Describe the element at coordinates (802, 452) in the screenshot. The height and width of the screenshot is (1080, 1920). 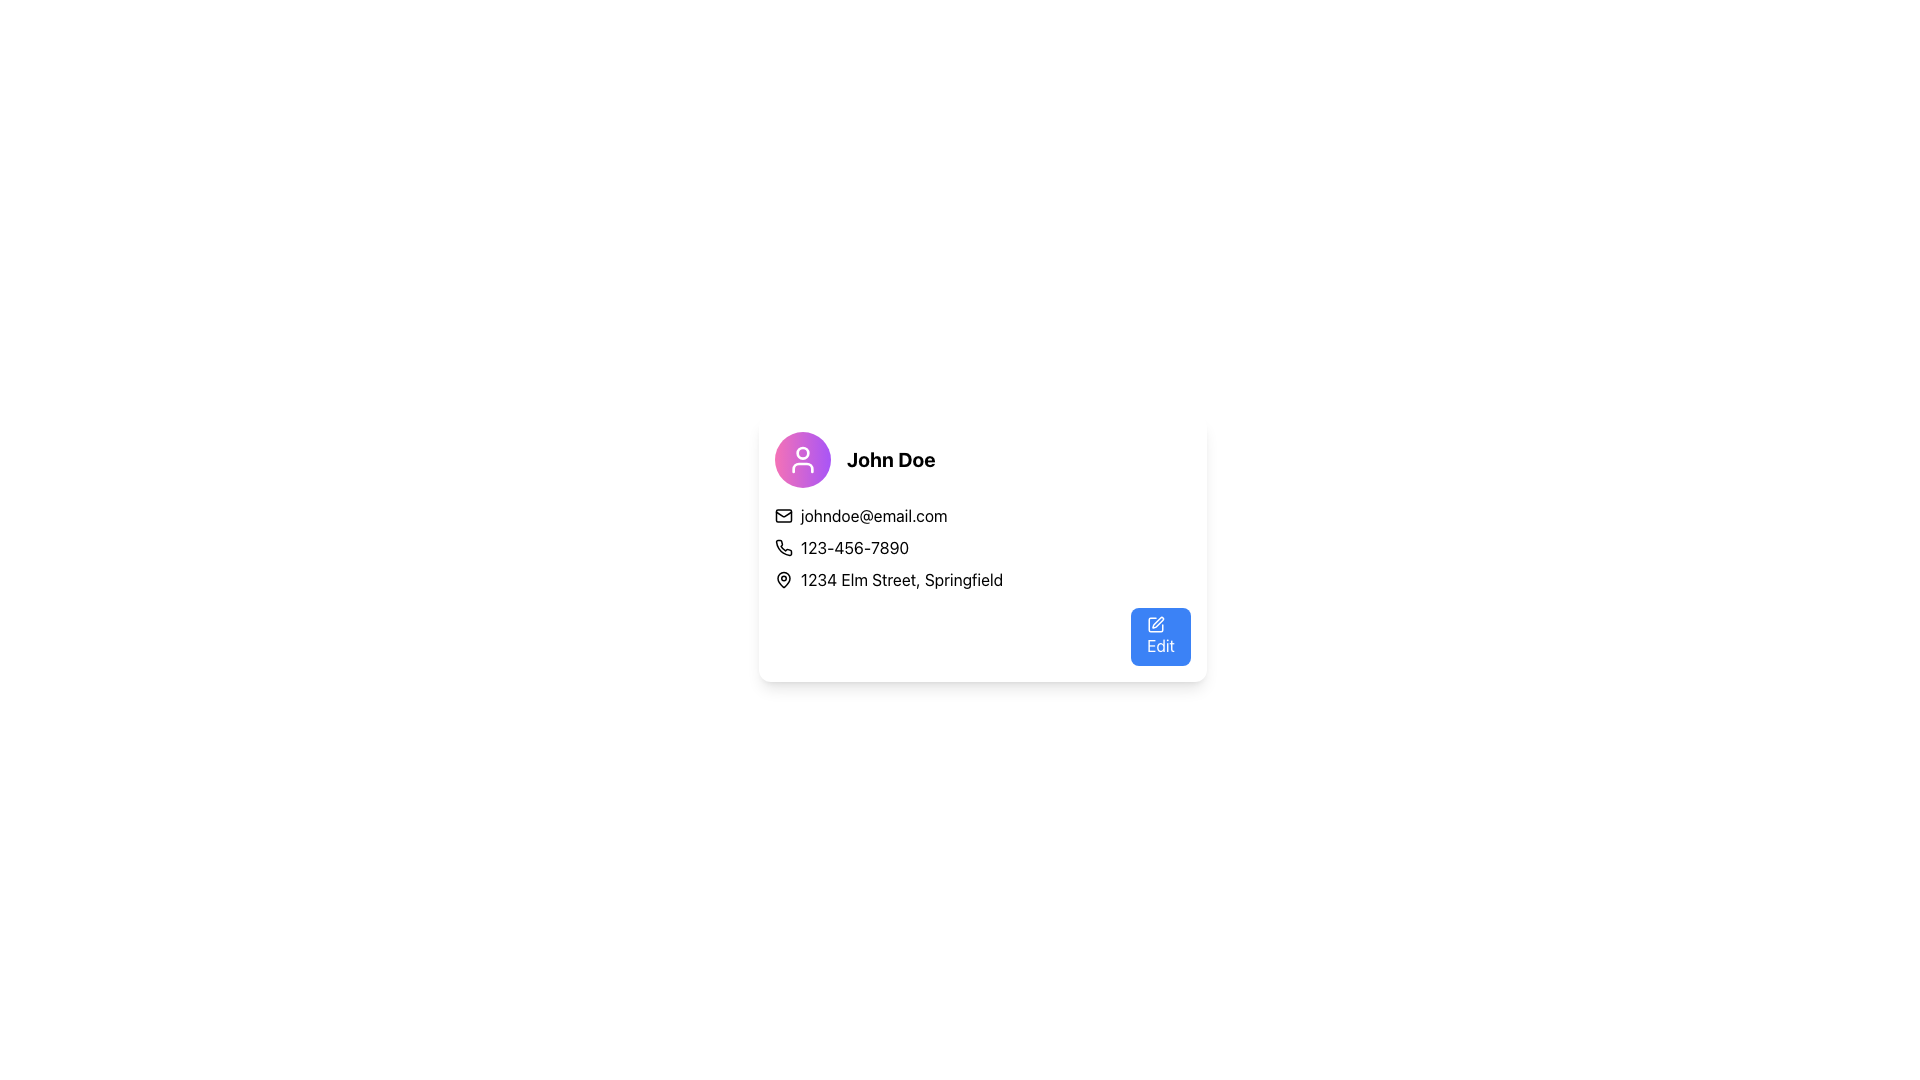
I see `the graphical circle element representing the head in the user profile icon located at the top of the SVG element in the upper left corner of the card-like layout` at that location.